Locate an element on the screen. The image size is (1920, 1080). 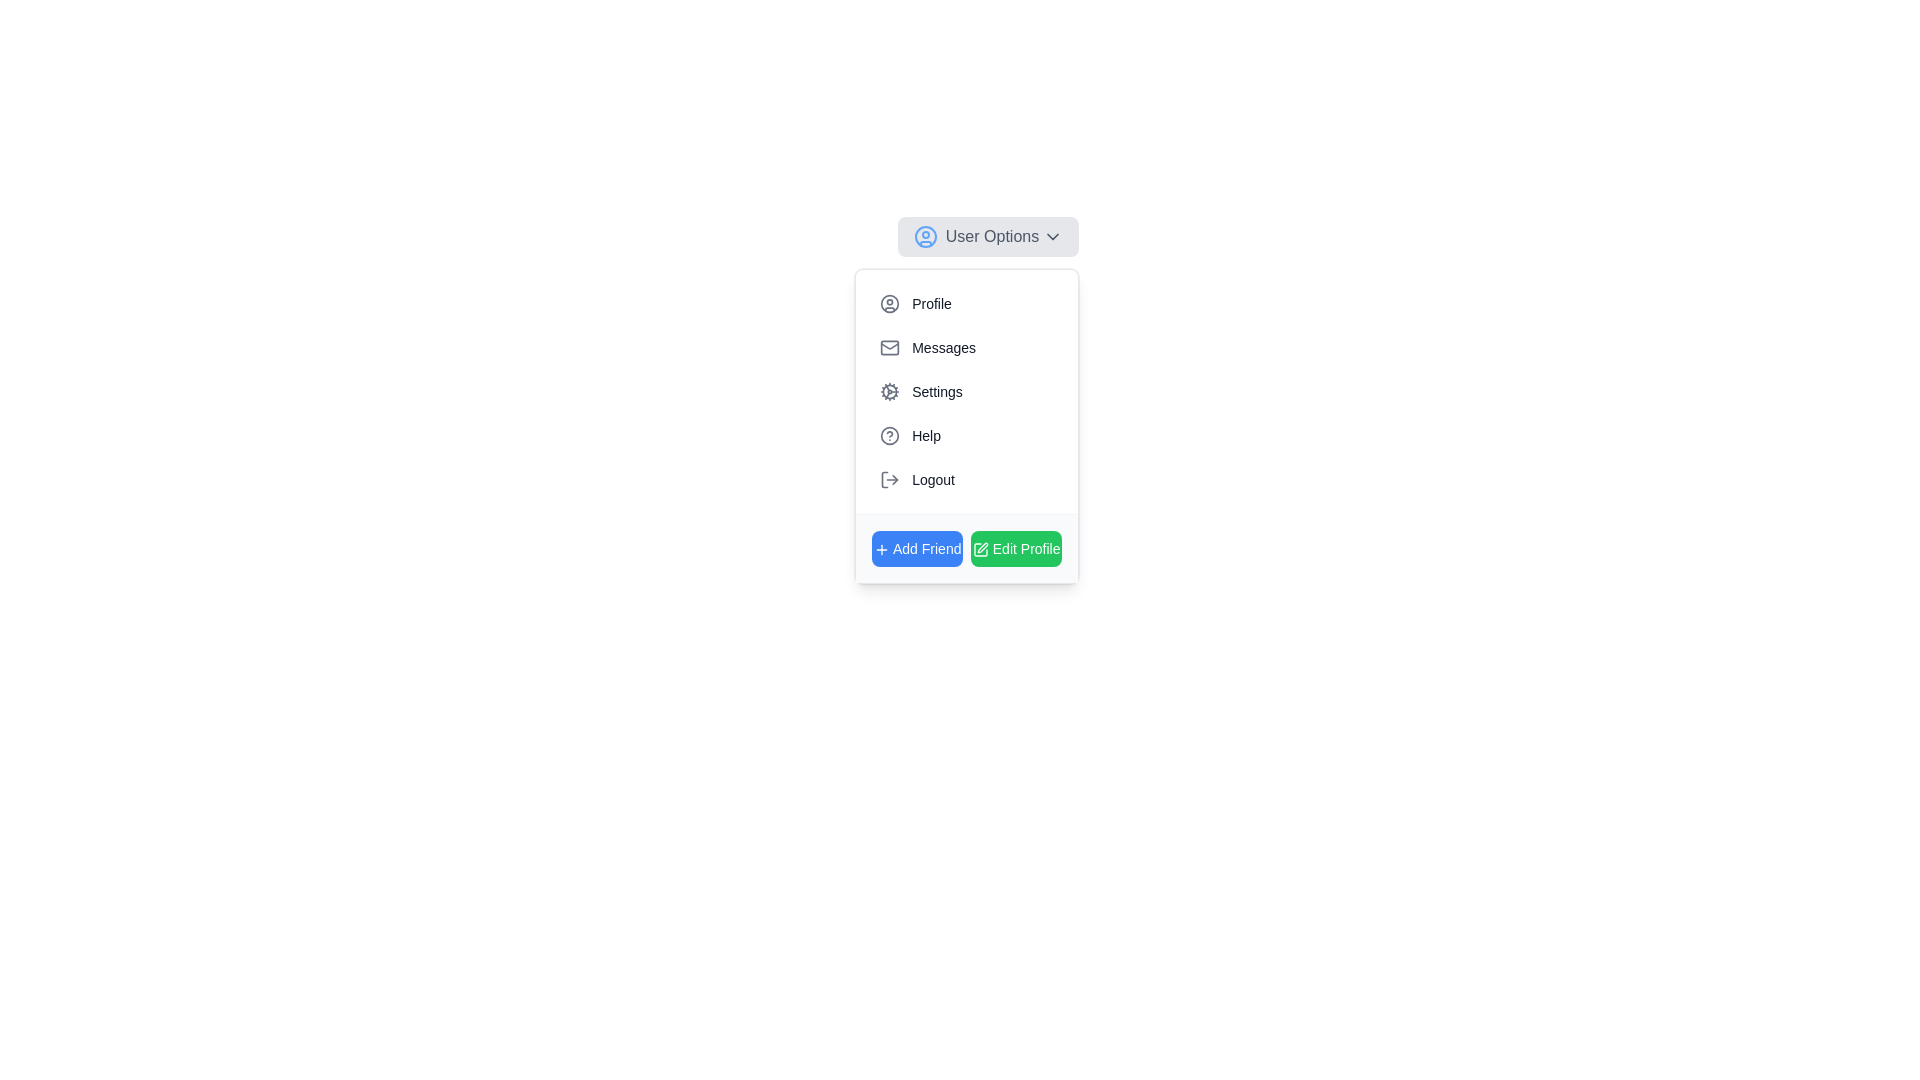
the 'Add Friend' button, which is a blue button with white text and a plus icon, located within the dropdown menu under the 'User Options' button is located at coordinates (967, 548).